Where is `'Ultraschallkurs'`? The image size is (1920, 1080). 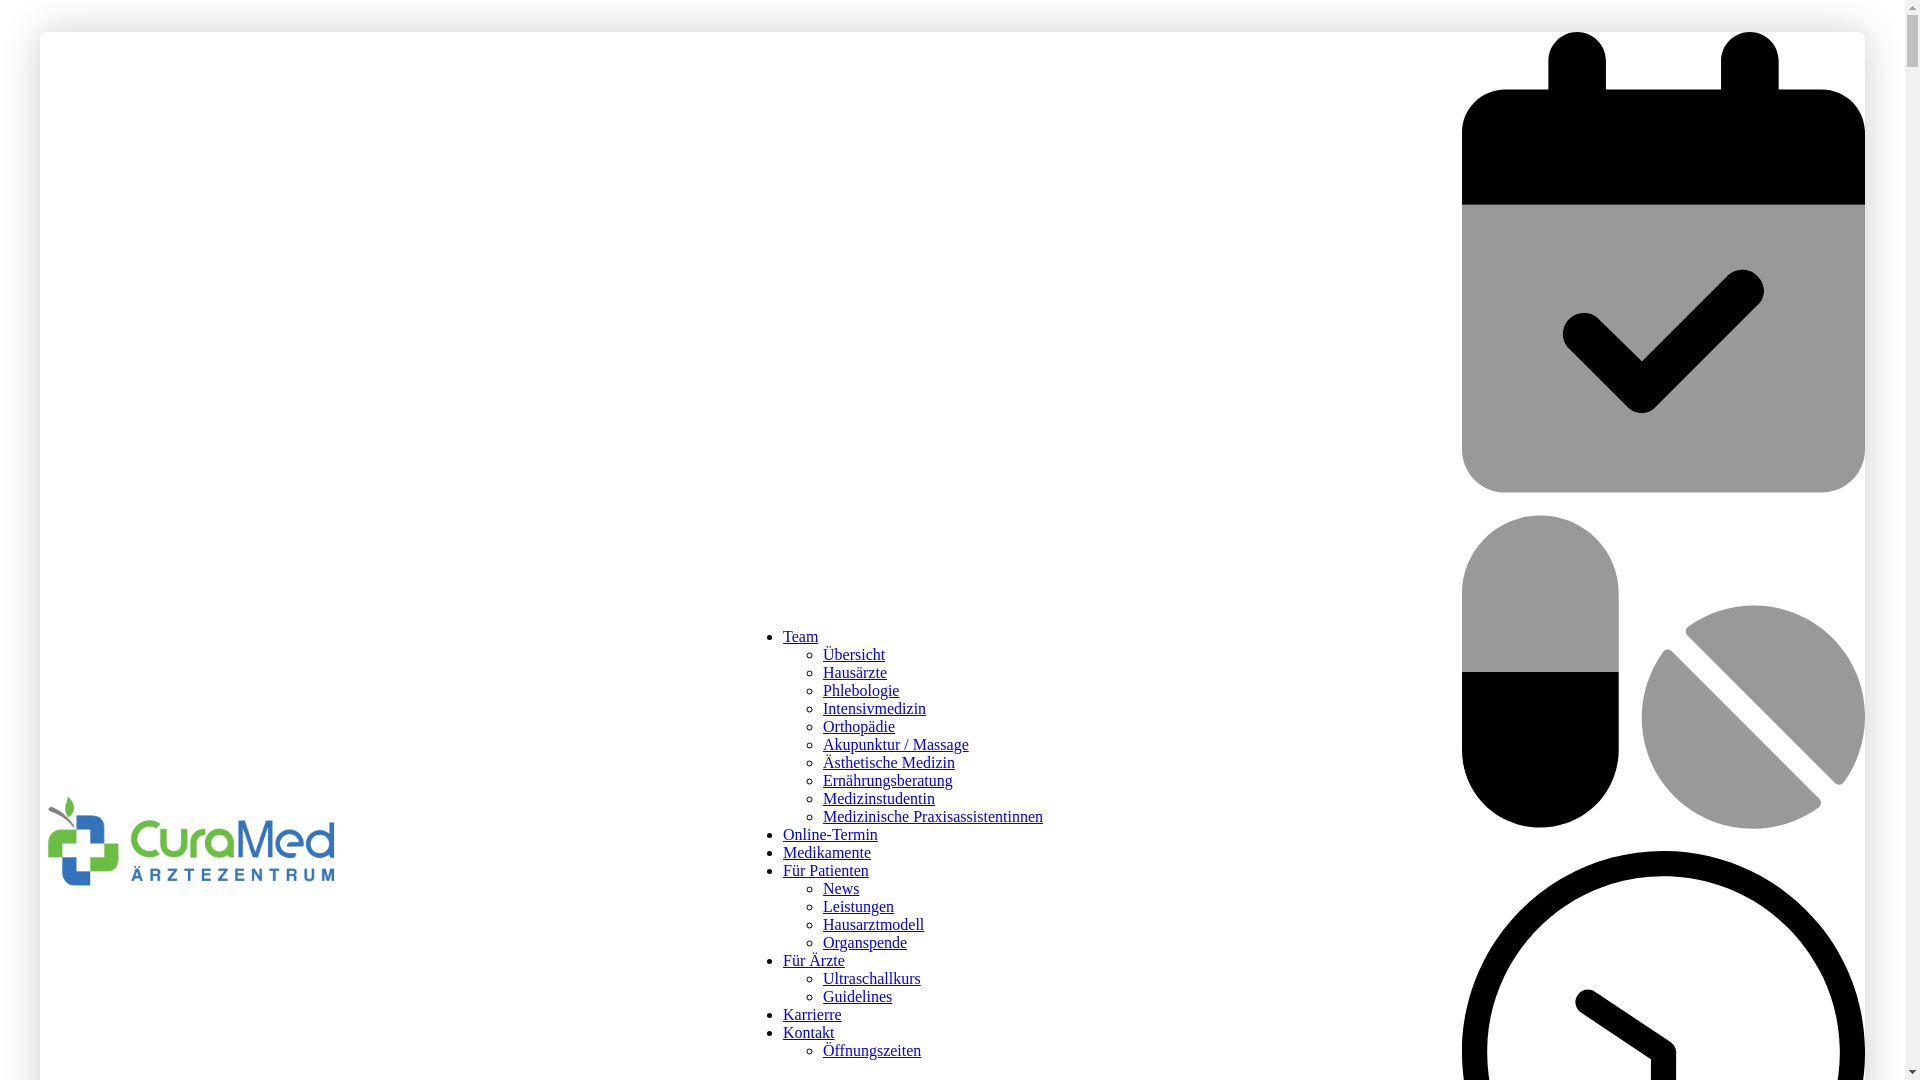 'Ultraschallkurs' is located at coordinates (872, 977).